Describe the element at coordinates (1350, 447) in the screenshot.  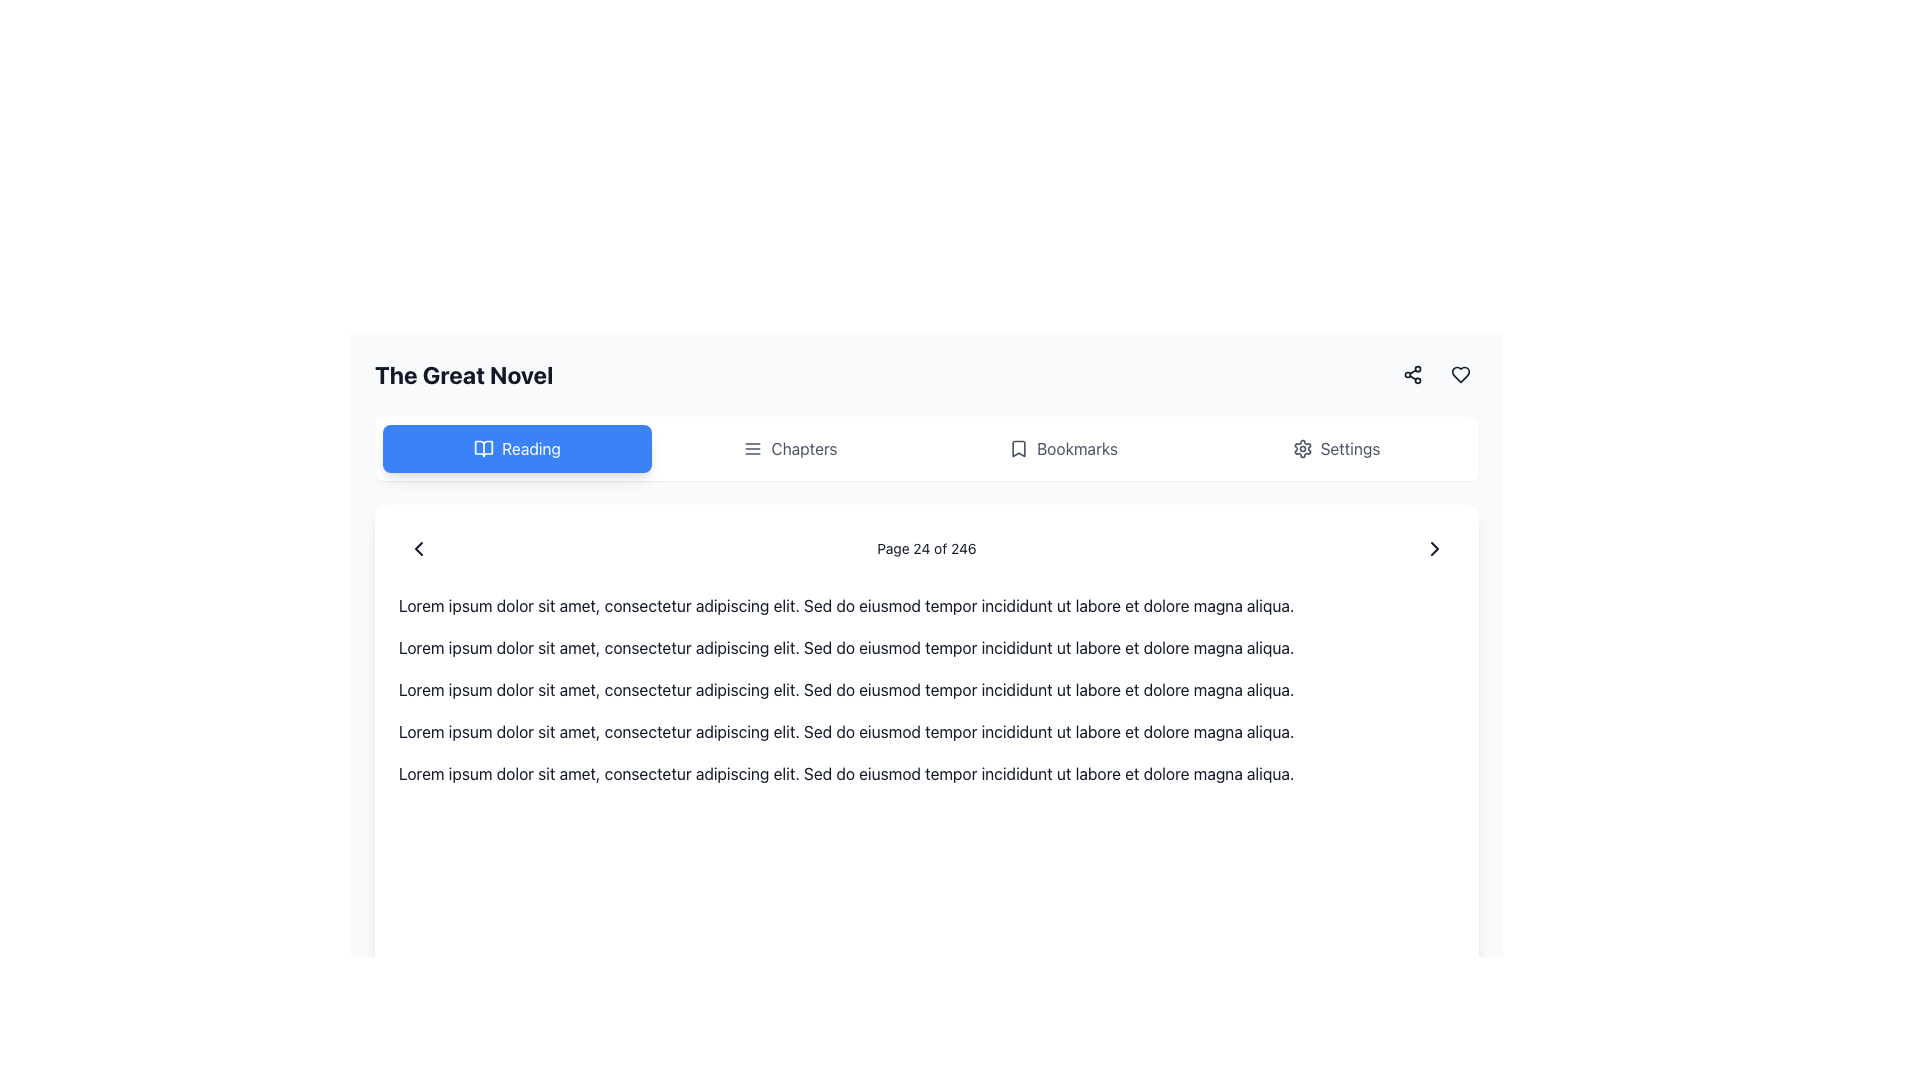
I see `the 'Settings' text label within the settings button located on the far right of the top navigation bar` at that location.